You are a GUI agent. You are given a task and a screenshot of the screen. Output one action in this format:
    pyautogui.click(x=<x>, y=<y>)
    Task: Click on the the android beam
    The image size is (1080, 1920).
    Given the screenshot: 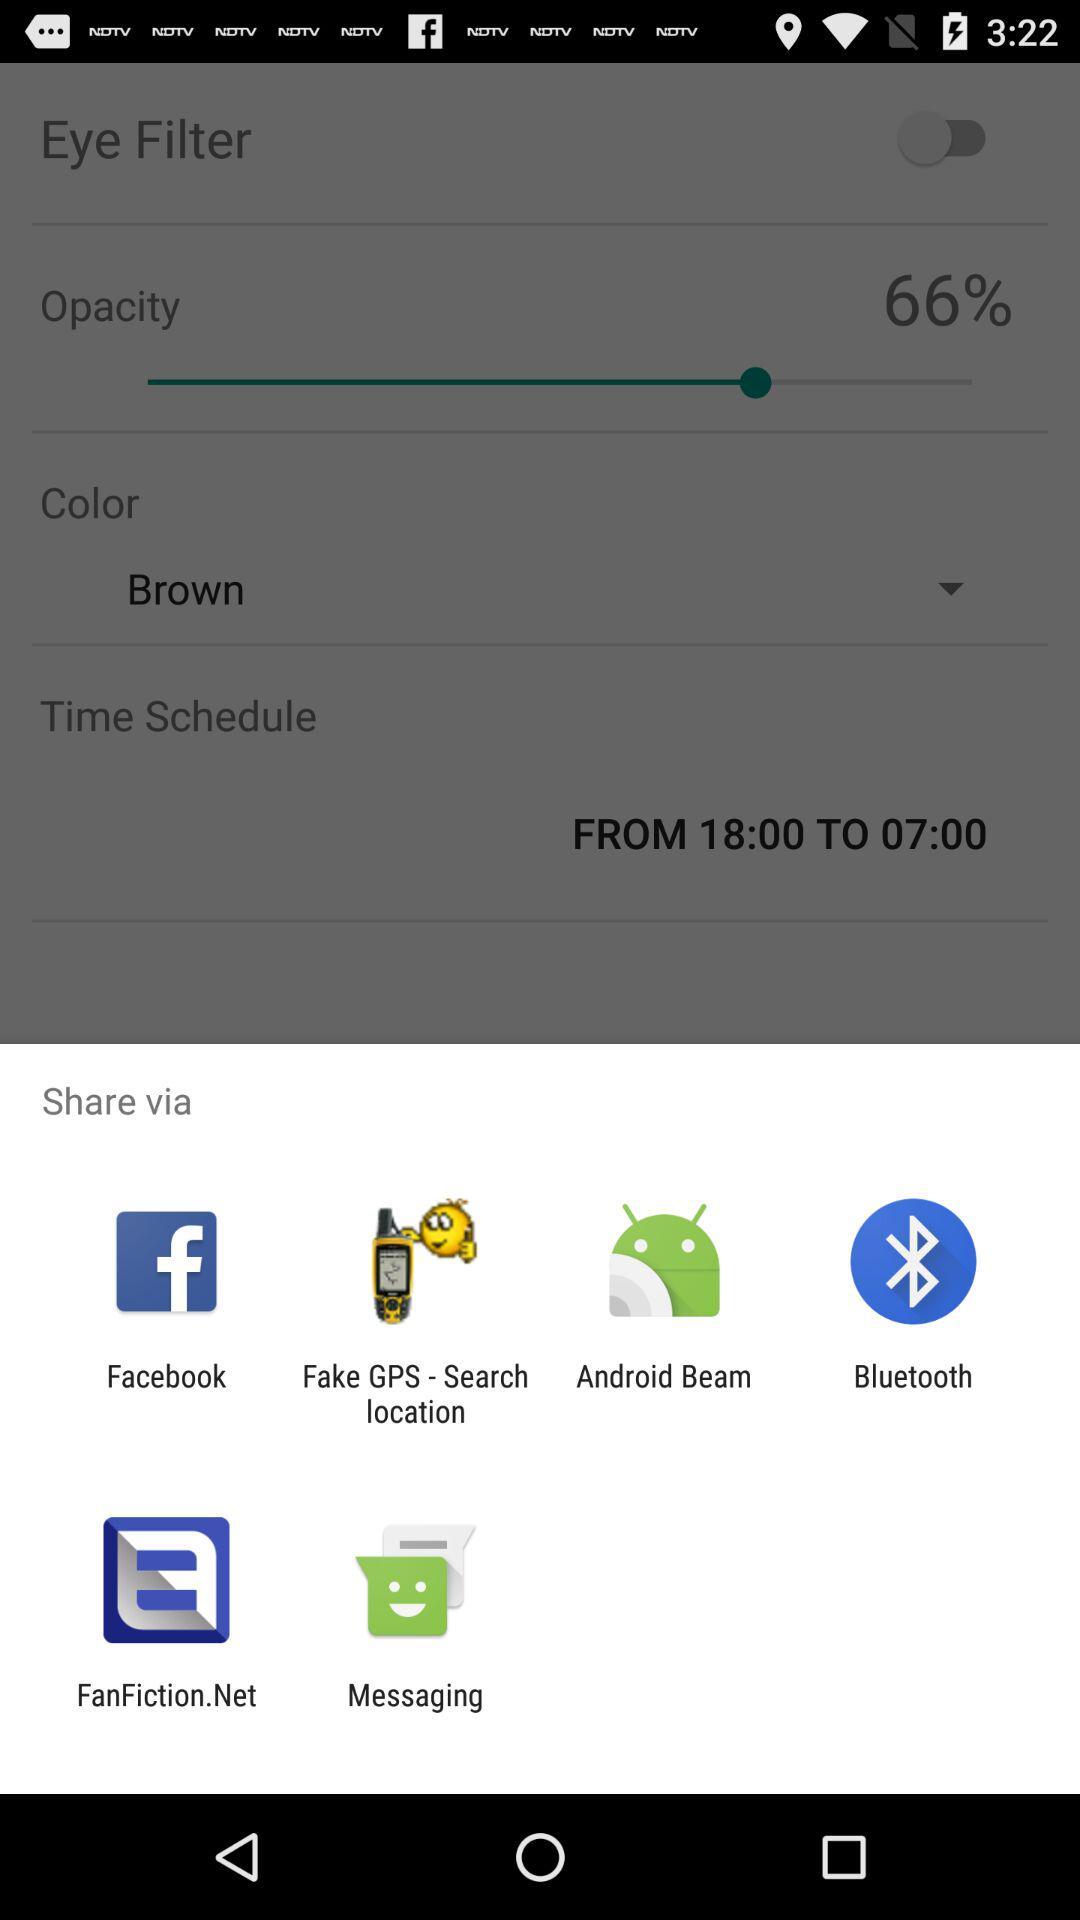 What is the action you would take?
    pyautogui.click(x=664, y=1392)
    